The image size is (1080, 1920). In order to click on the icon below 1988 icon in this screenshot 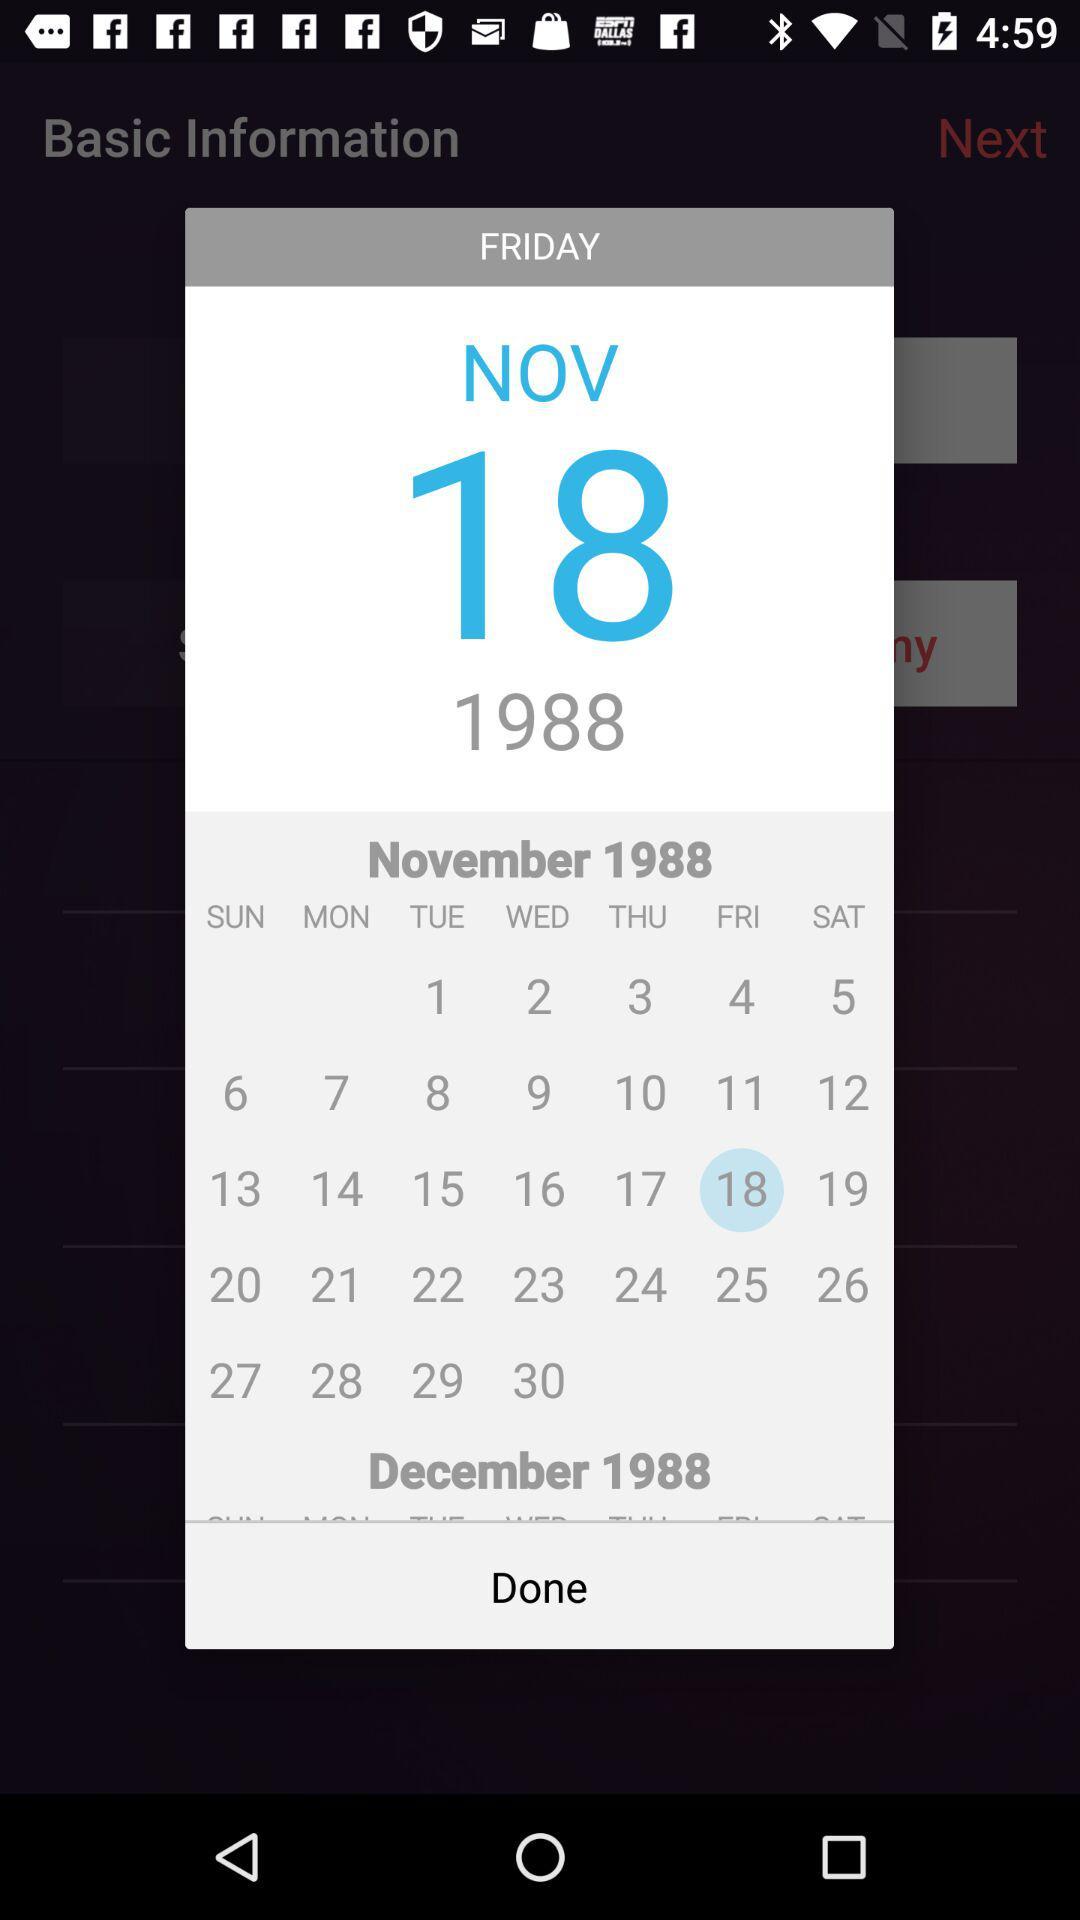, I will do `click(538, 1116)`.